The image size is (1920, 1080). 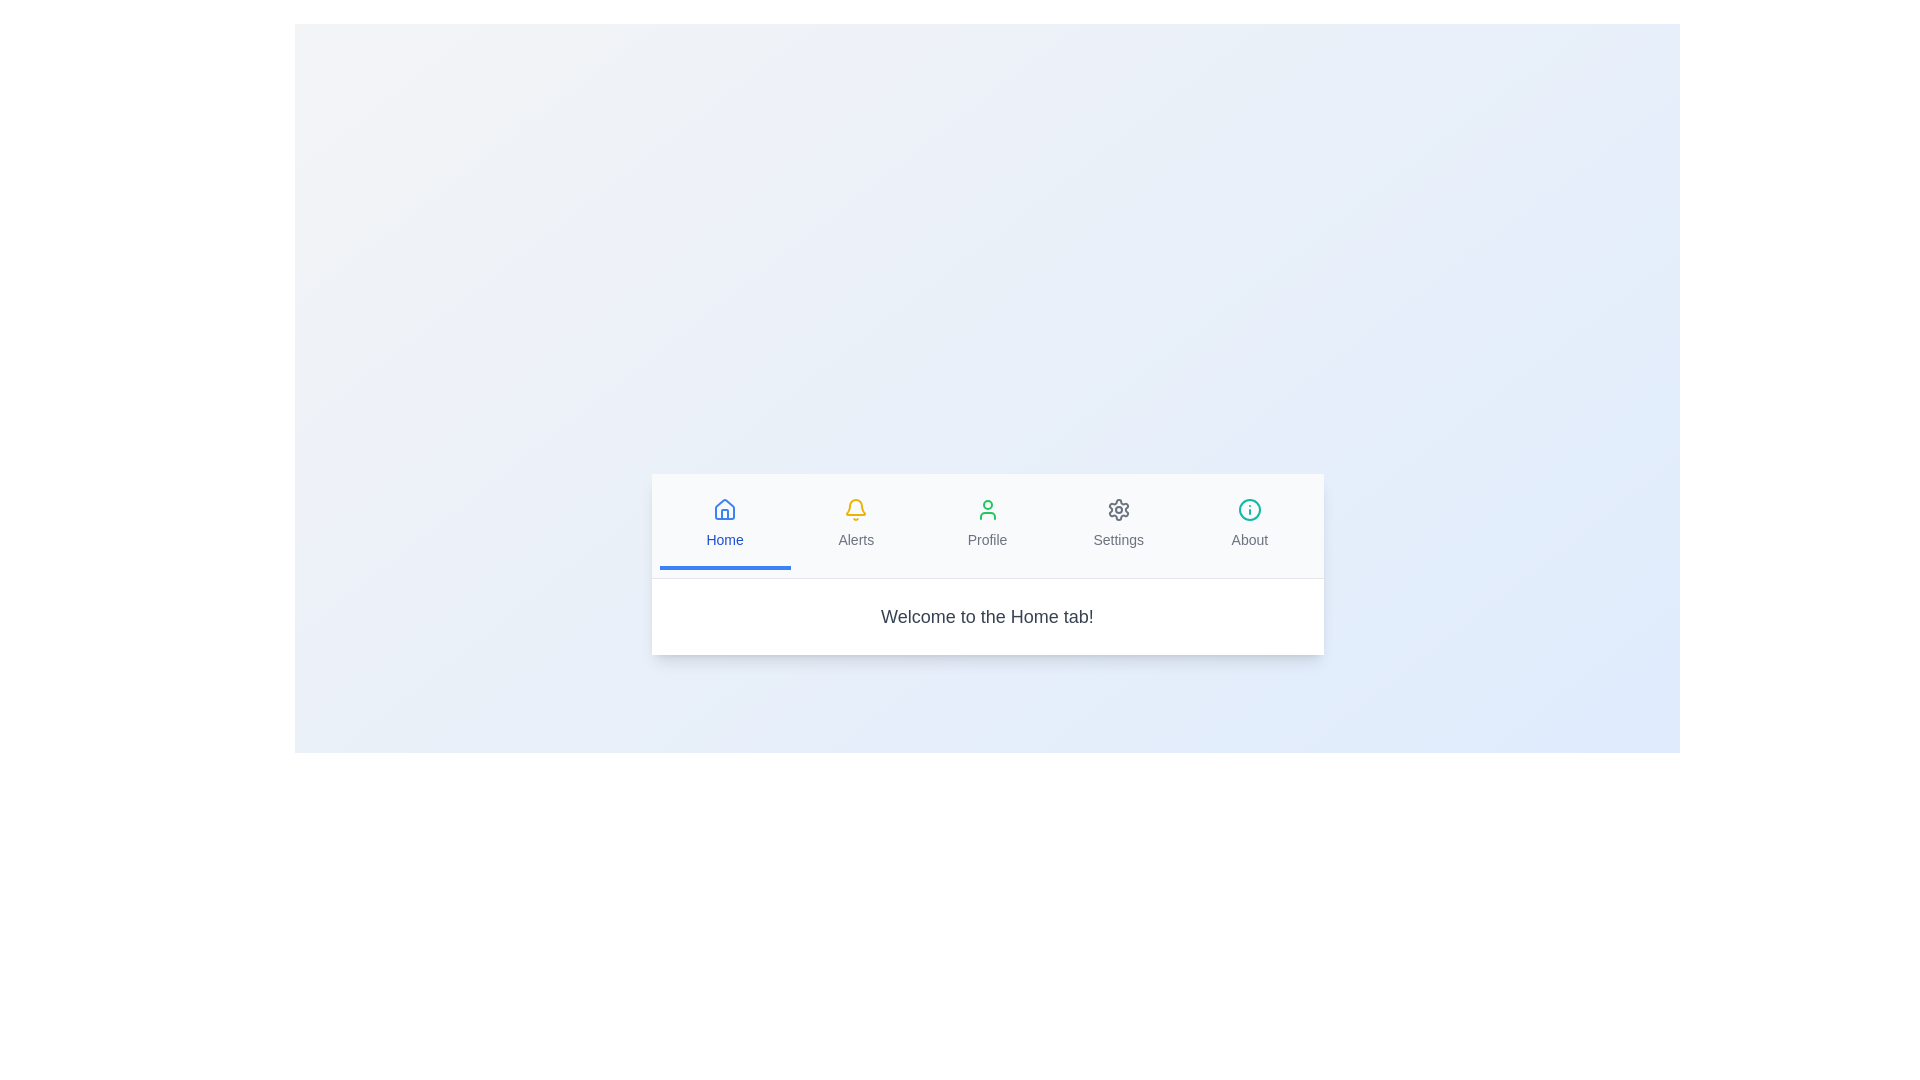 I want to click on the tab labeled Home to switch to its content, so click(x=723, y=523).